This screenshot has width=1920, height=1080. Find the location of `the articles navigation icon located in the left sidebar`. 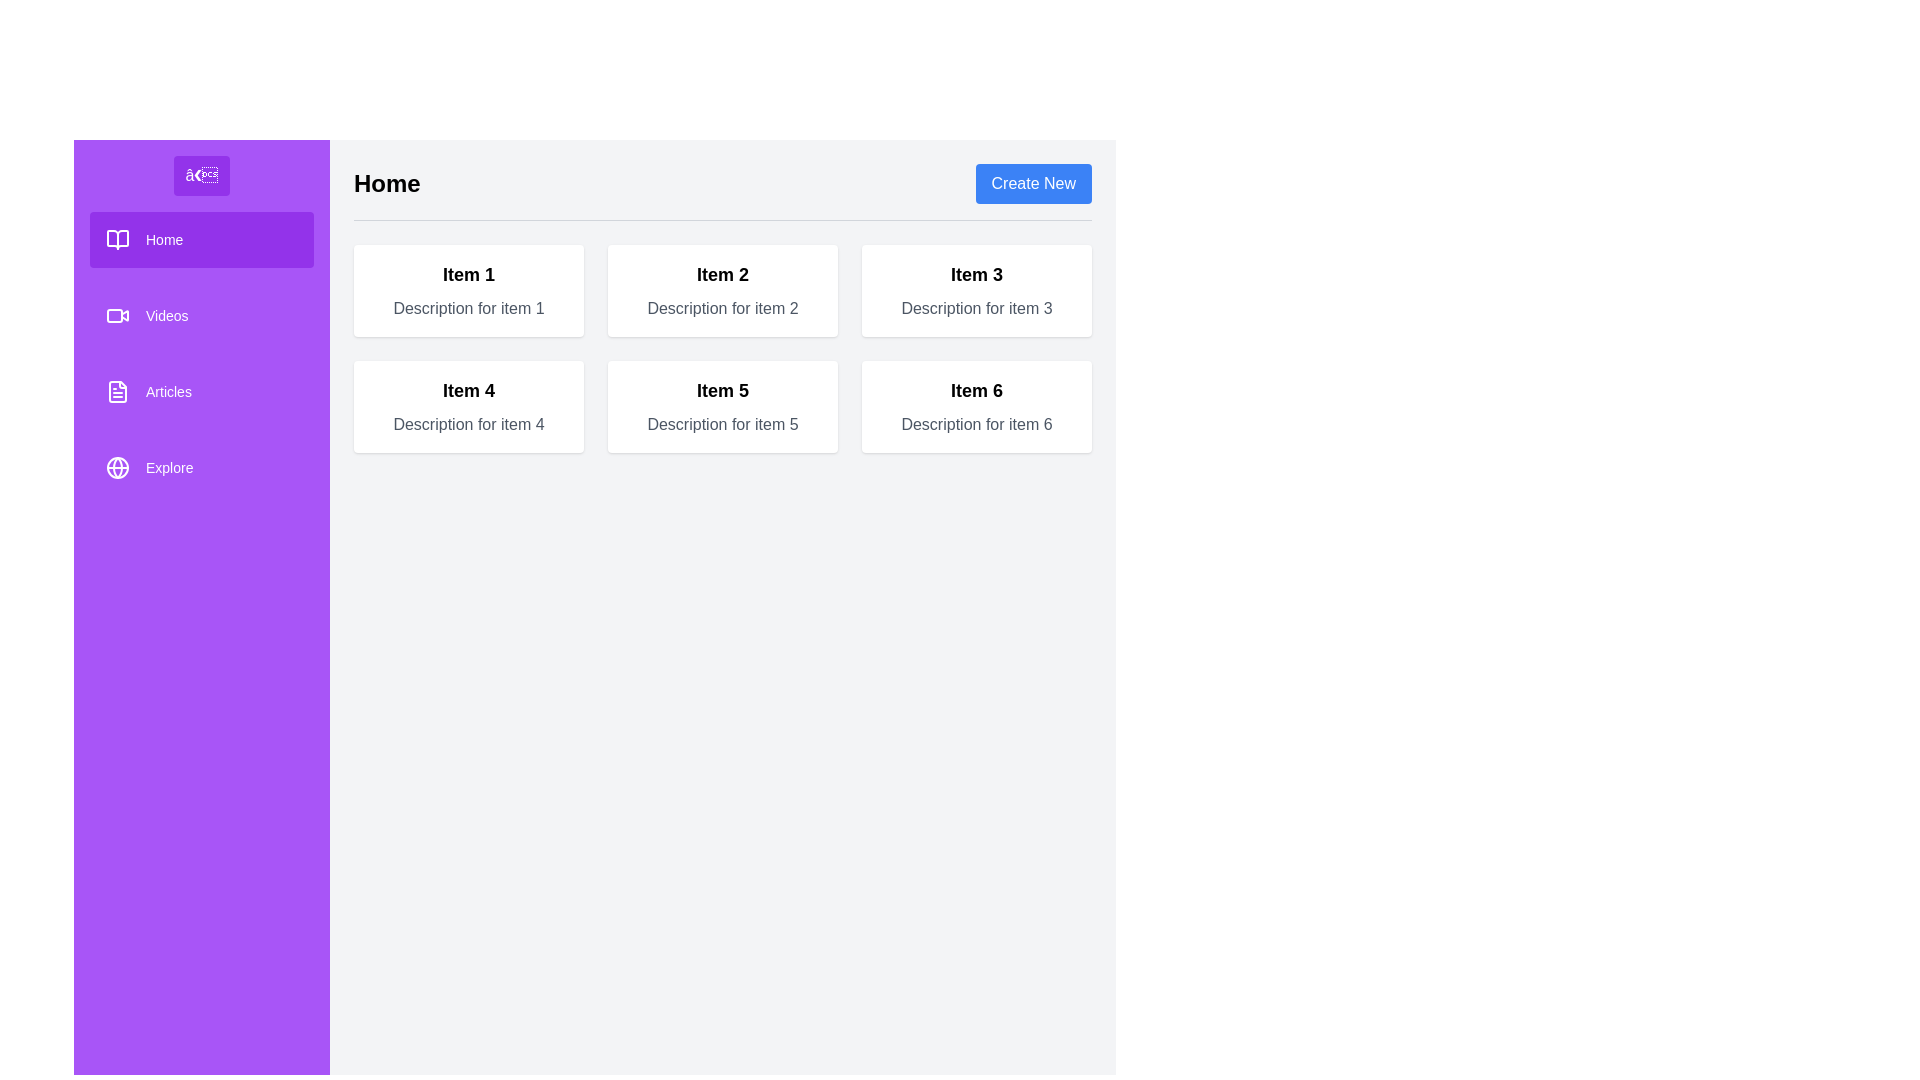

the articles navigation icon located in the left sidebar is located at coordinates (117, 392).